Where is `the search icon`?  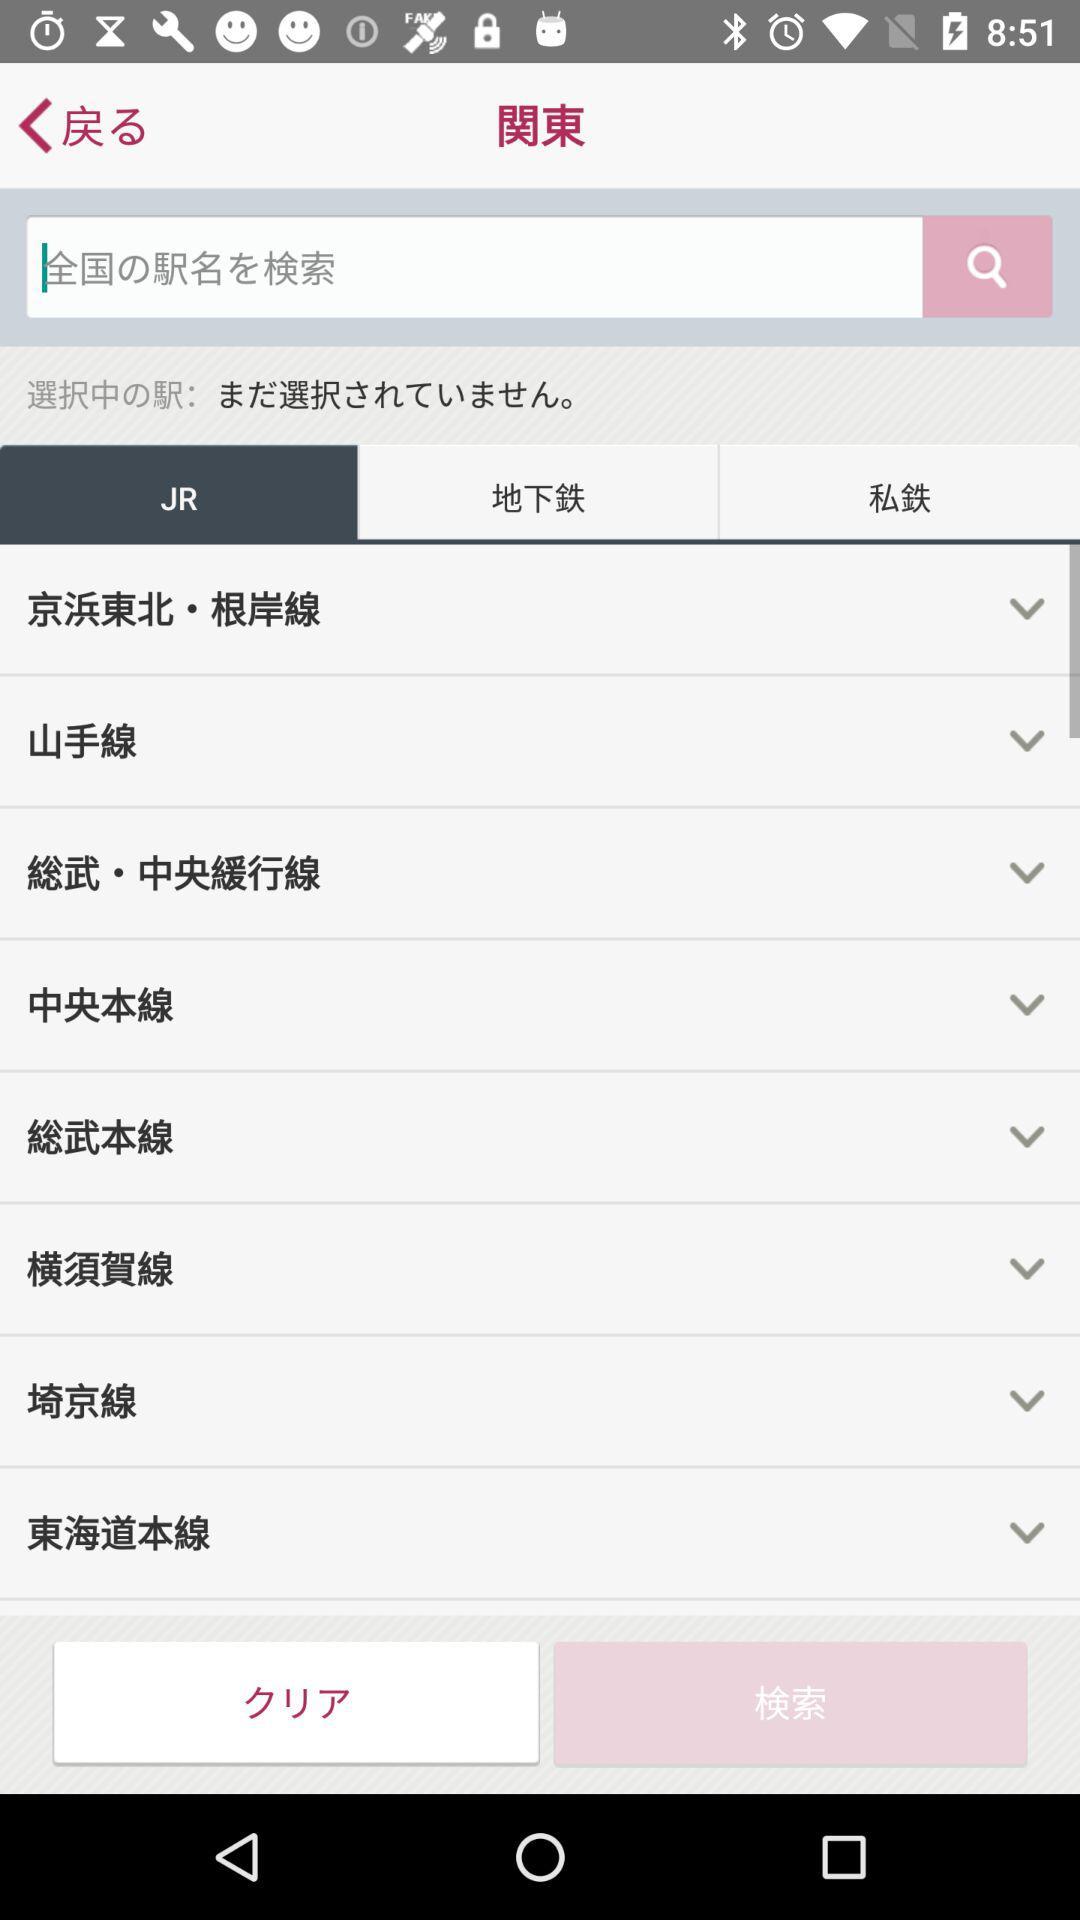 the search icon is located at coordinates (987, 266).